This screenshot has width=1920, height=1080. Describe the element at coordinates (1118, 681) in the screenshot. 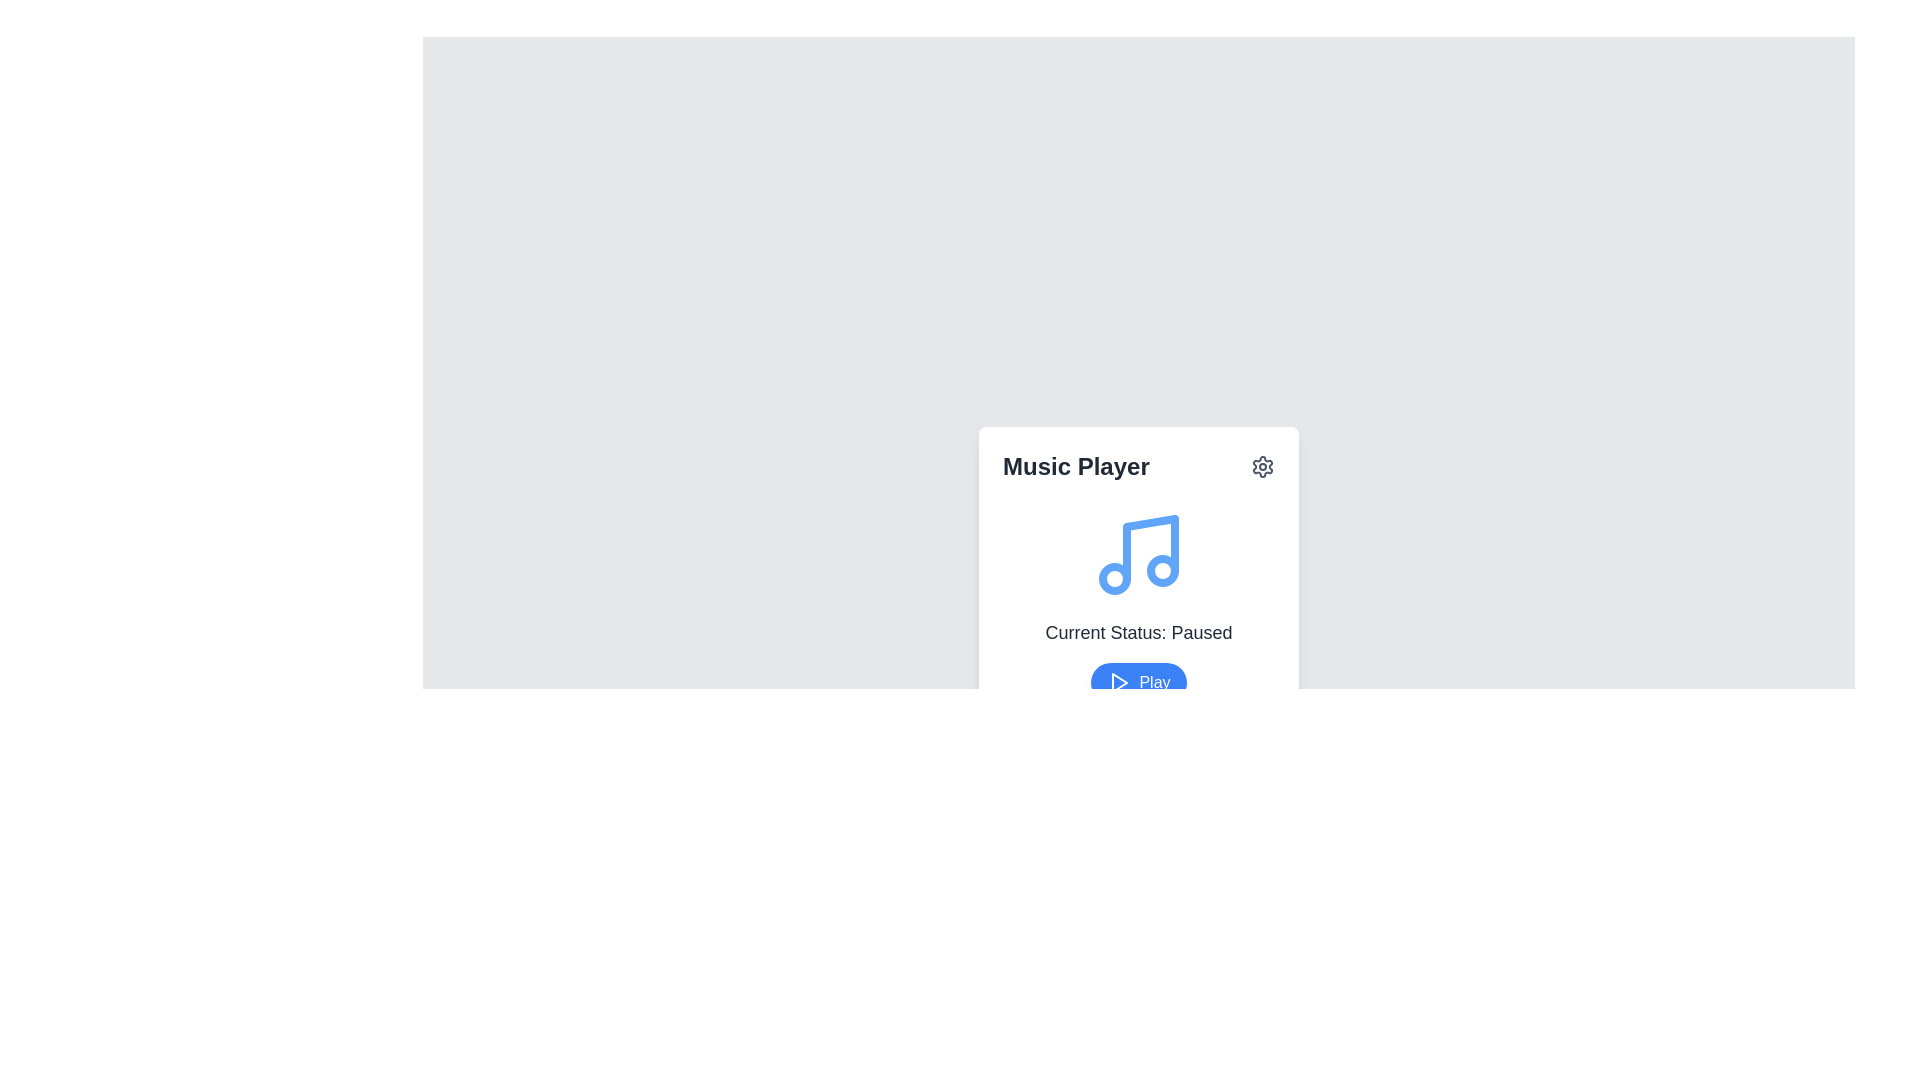

I see `the 'Play' button, which is an icon embedded within a rectangular button for initiating audio playback located near the bottom of the music player card` at that location.